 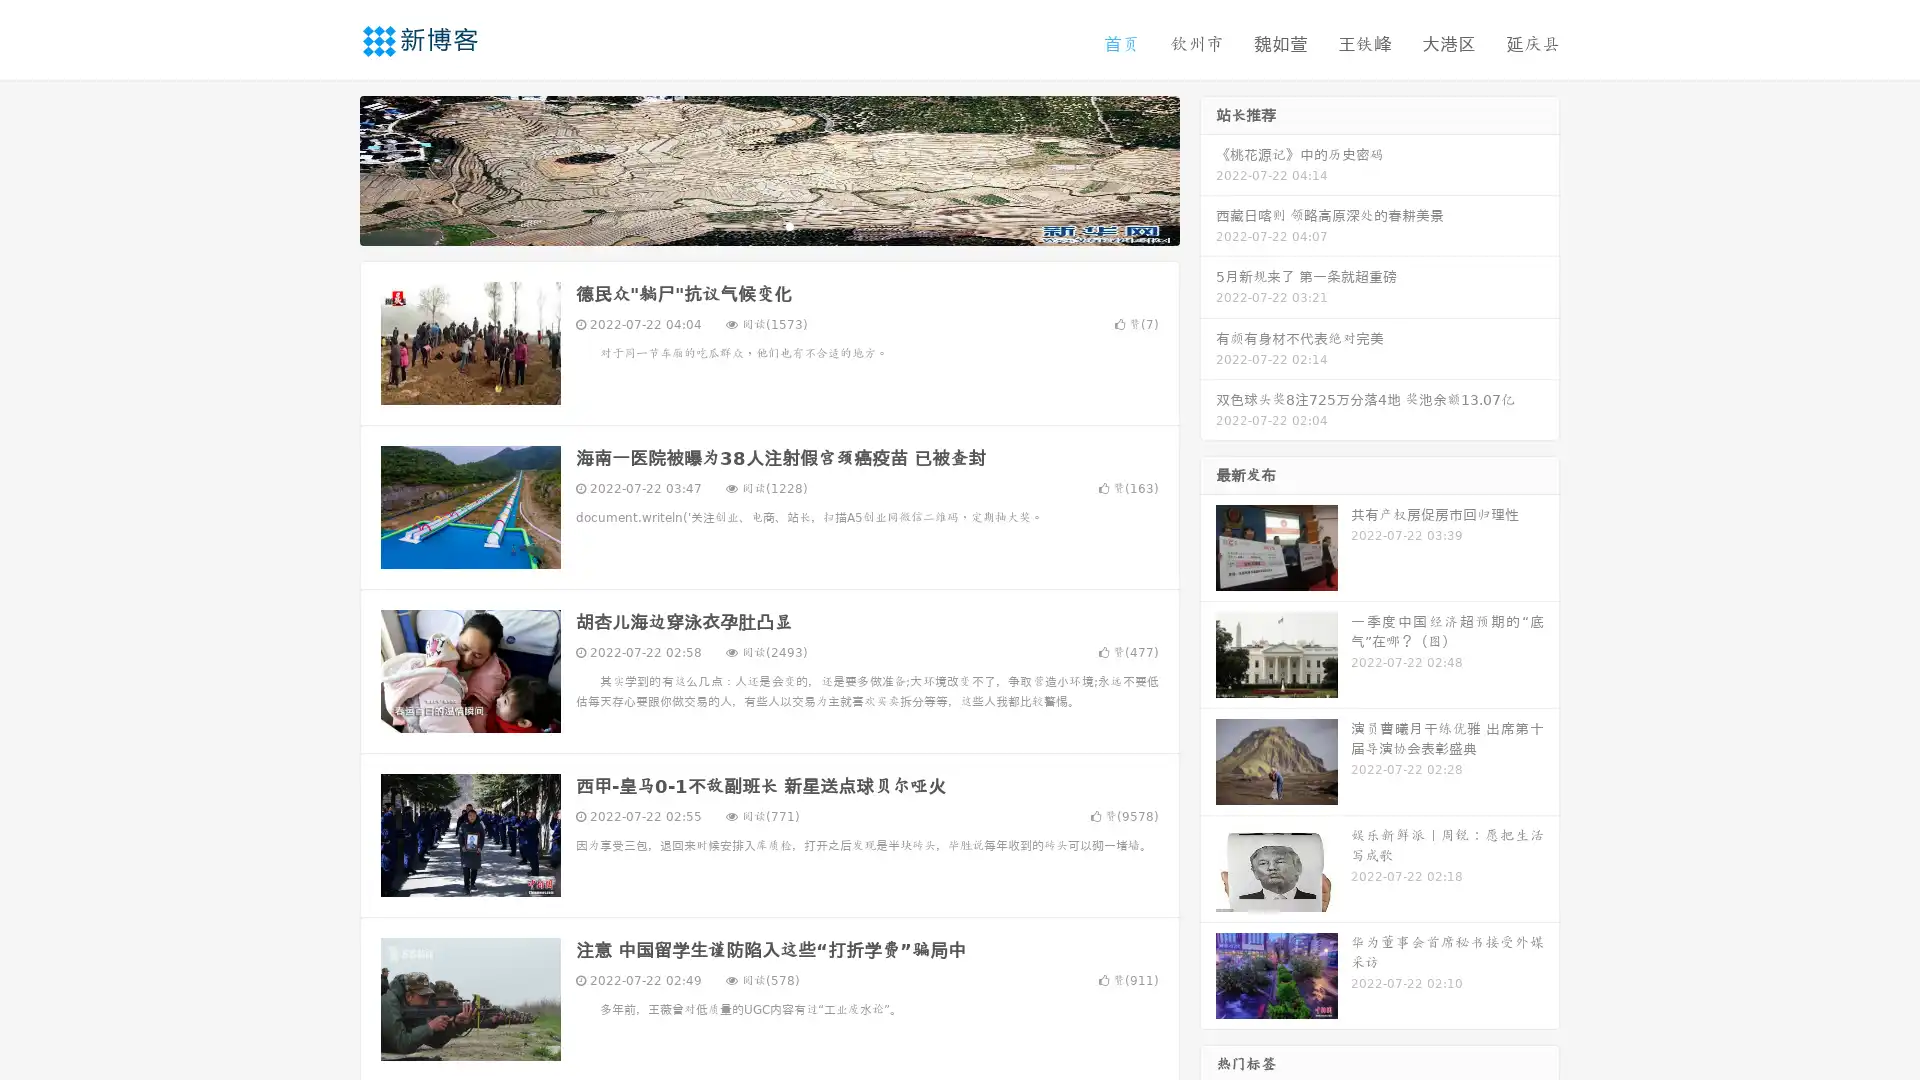 I want to click on Go to slide 3, so click(x=789, y=225).